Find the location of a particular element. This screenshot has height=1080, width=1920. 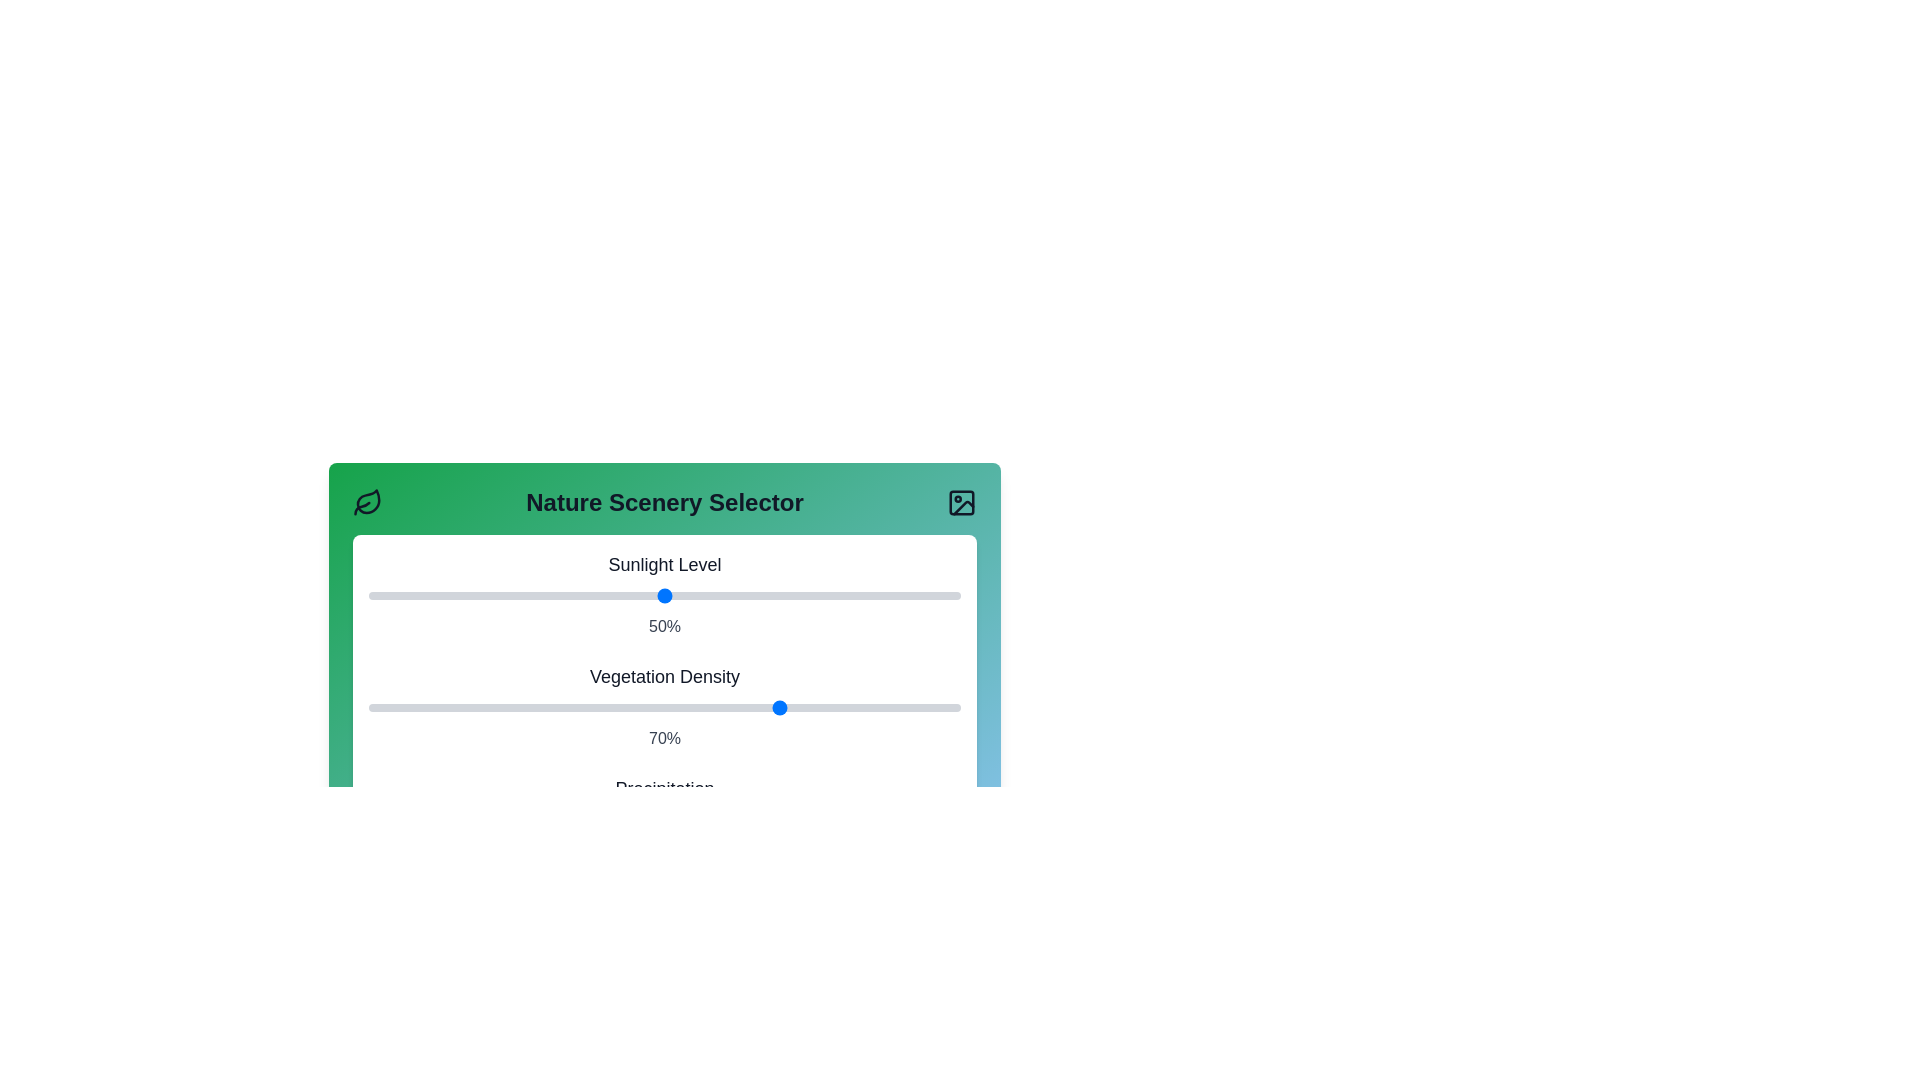

the precipitation slider to set its value to 56 is located at coordinates (700, 820).